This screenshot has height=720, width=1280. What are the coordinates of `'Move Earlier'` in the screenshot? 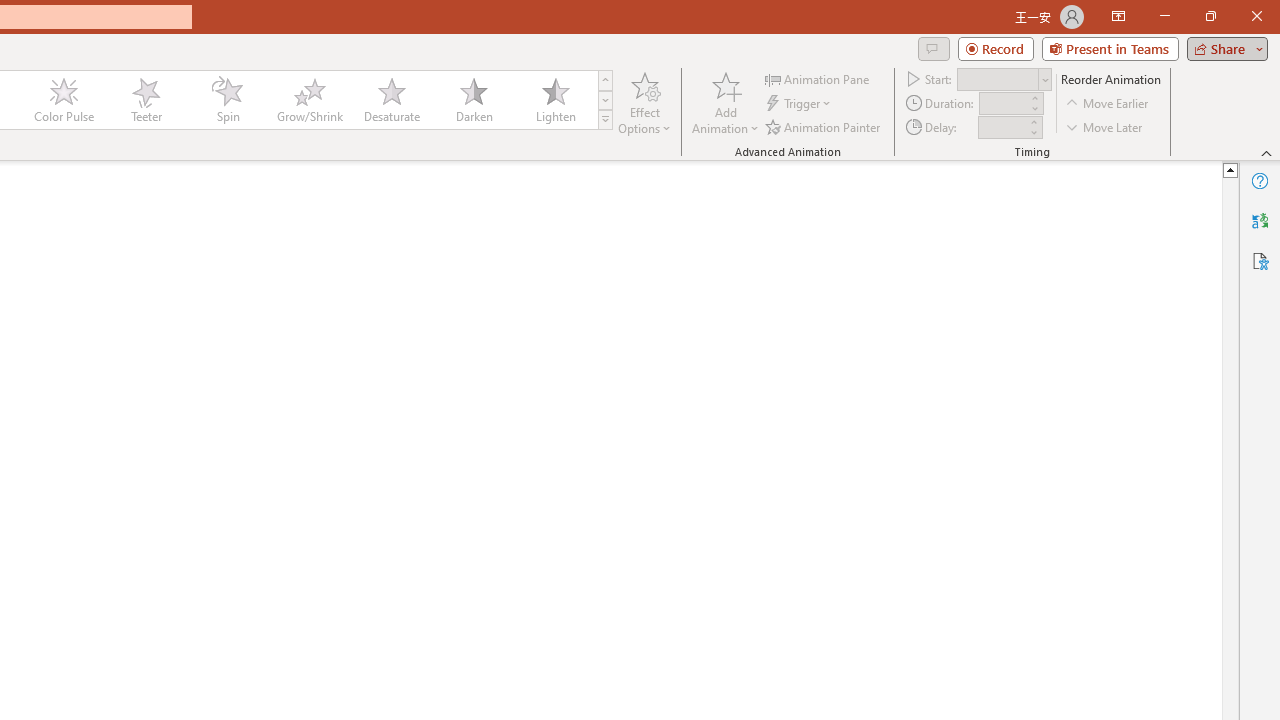 It's located at (1106, 103).